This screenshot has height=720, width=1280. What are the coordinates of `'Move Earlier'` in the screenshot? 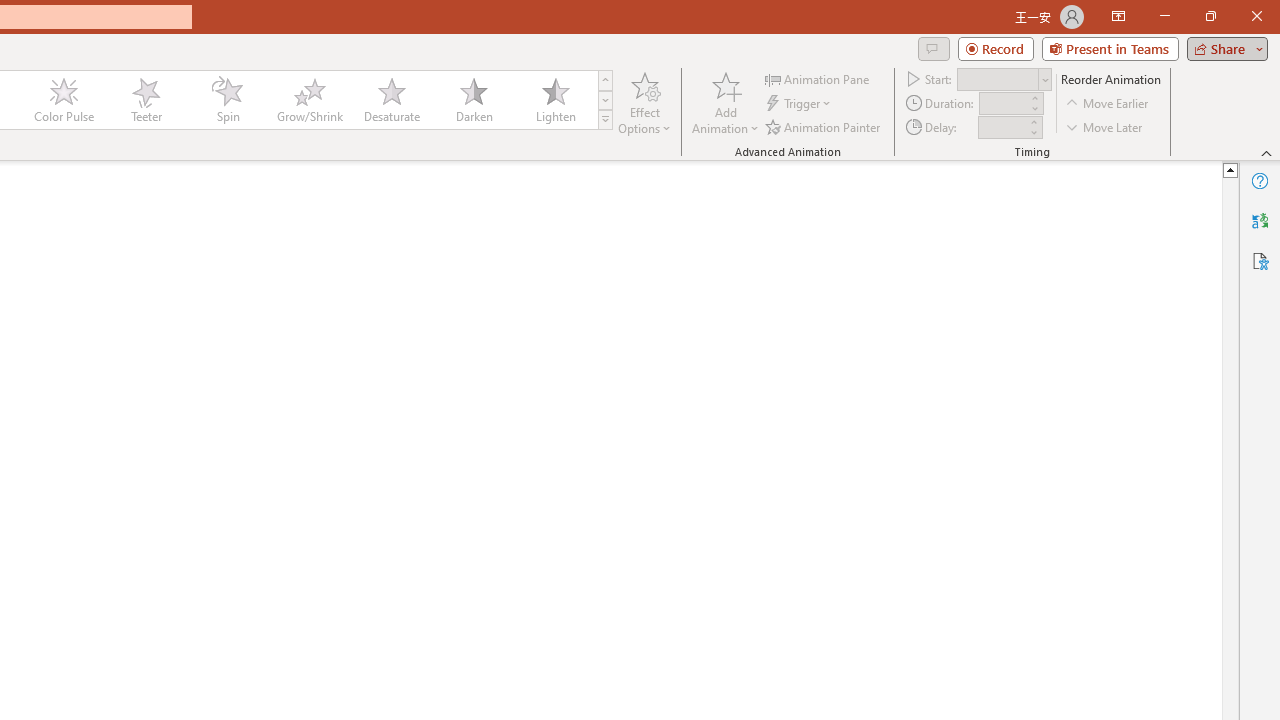 It's located at (1106, 103).